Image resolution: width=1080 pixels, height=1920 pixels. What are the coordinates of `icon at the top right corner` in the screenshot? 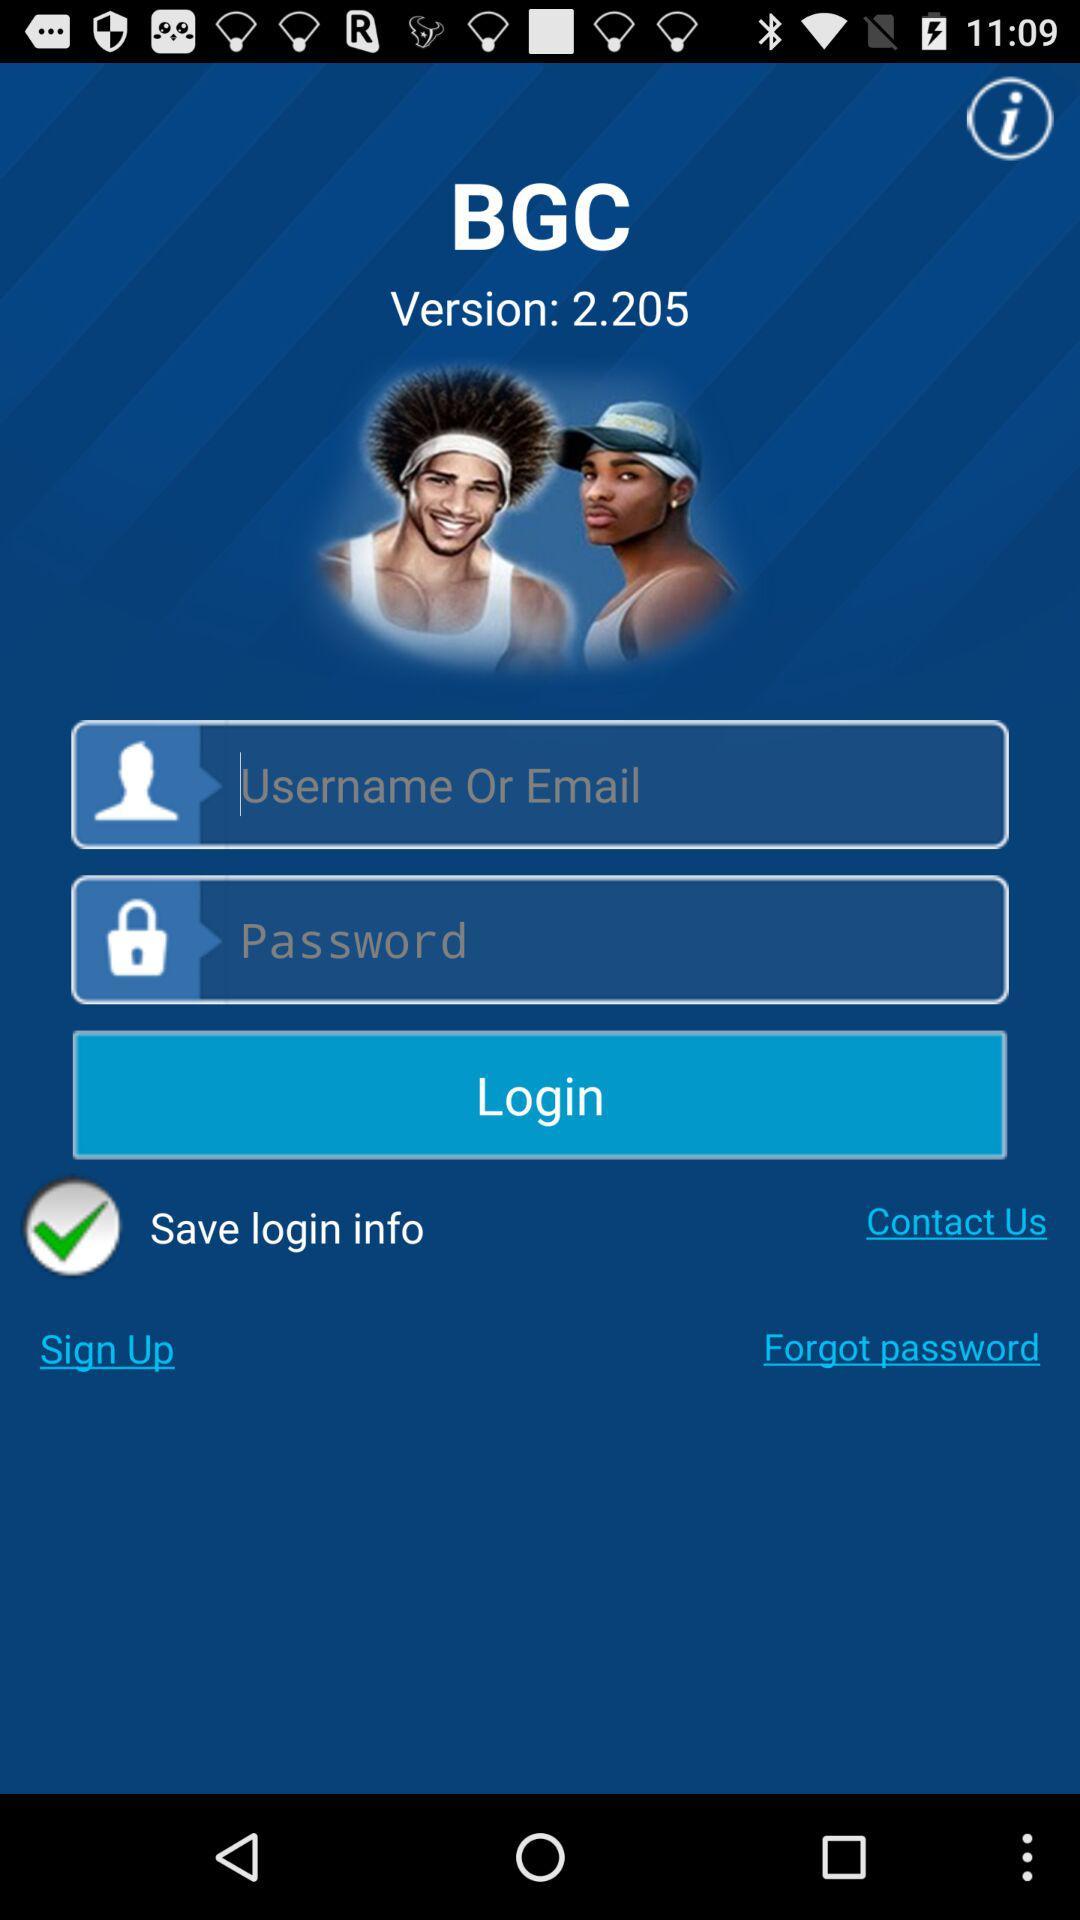 It's located at (1010, 117).